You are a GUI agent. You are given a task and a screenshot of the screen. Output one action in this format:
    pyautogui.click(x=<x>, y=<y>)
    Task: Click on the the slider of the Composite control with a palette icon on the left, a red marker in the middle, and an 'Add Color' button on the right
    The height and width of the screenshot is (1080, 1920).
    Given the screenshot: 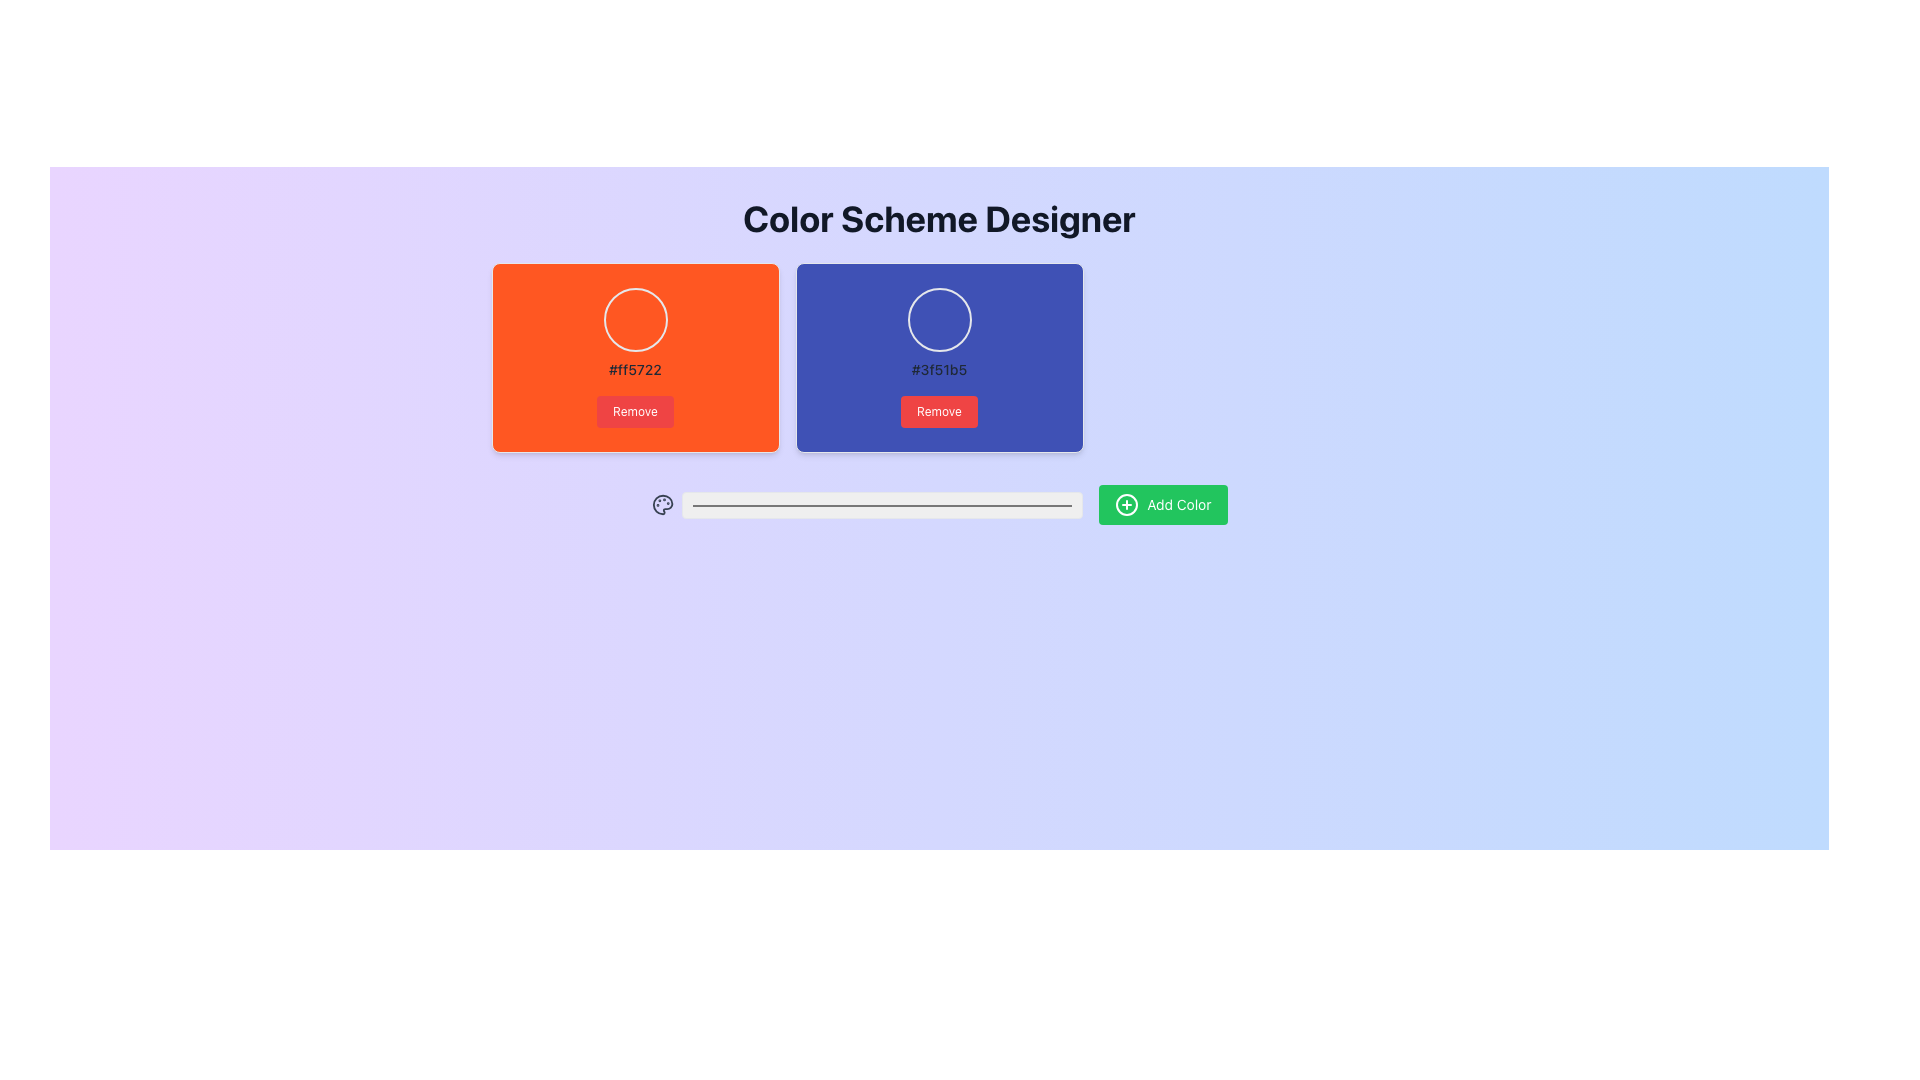 What is the action you would take?
    pyautogui.click(x=938, y=504)
    